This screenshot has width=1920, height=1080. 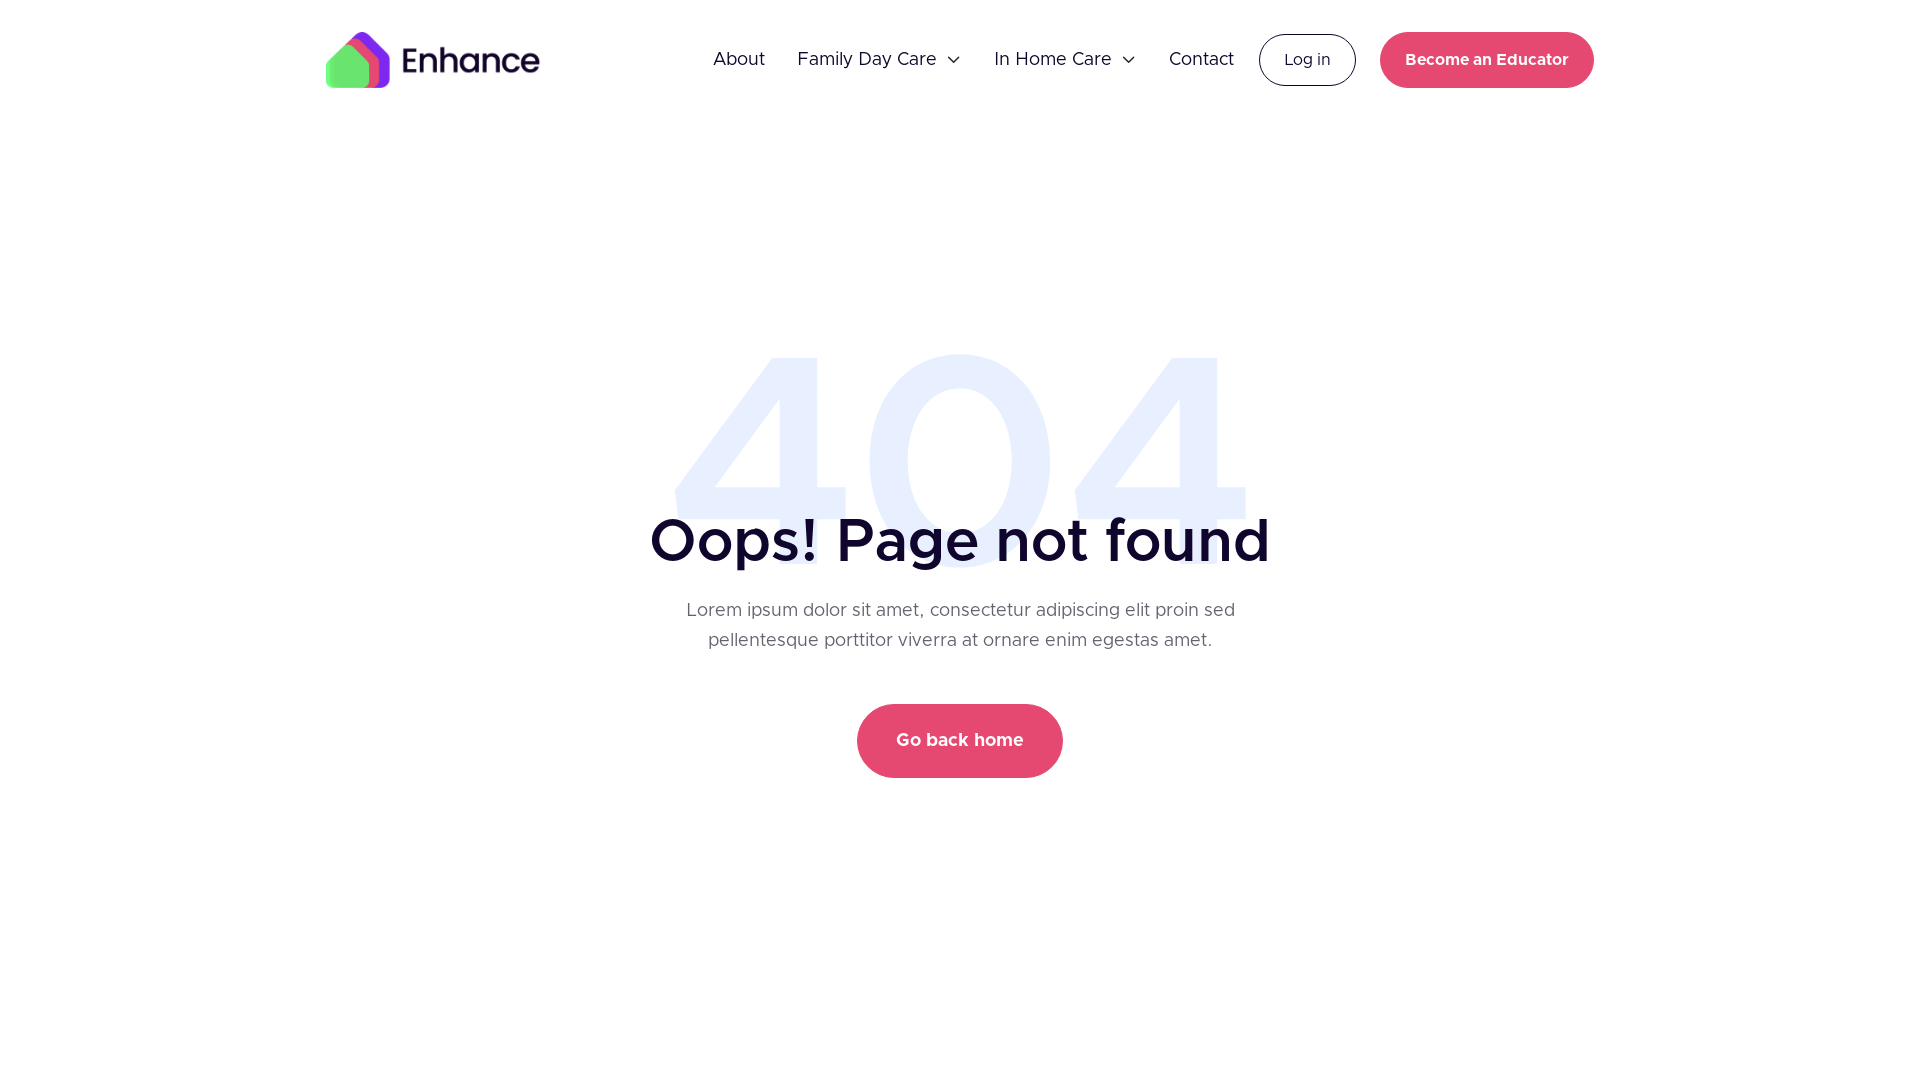 What do you see at coordinates (1487, 59) in the screenshot?
I see `'Become an Educator'` at bounding box center [1487, 59].